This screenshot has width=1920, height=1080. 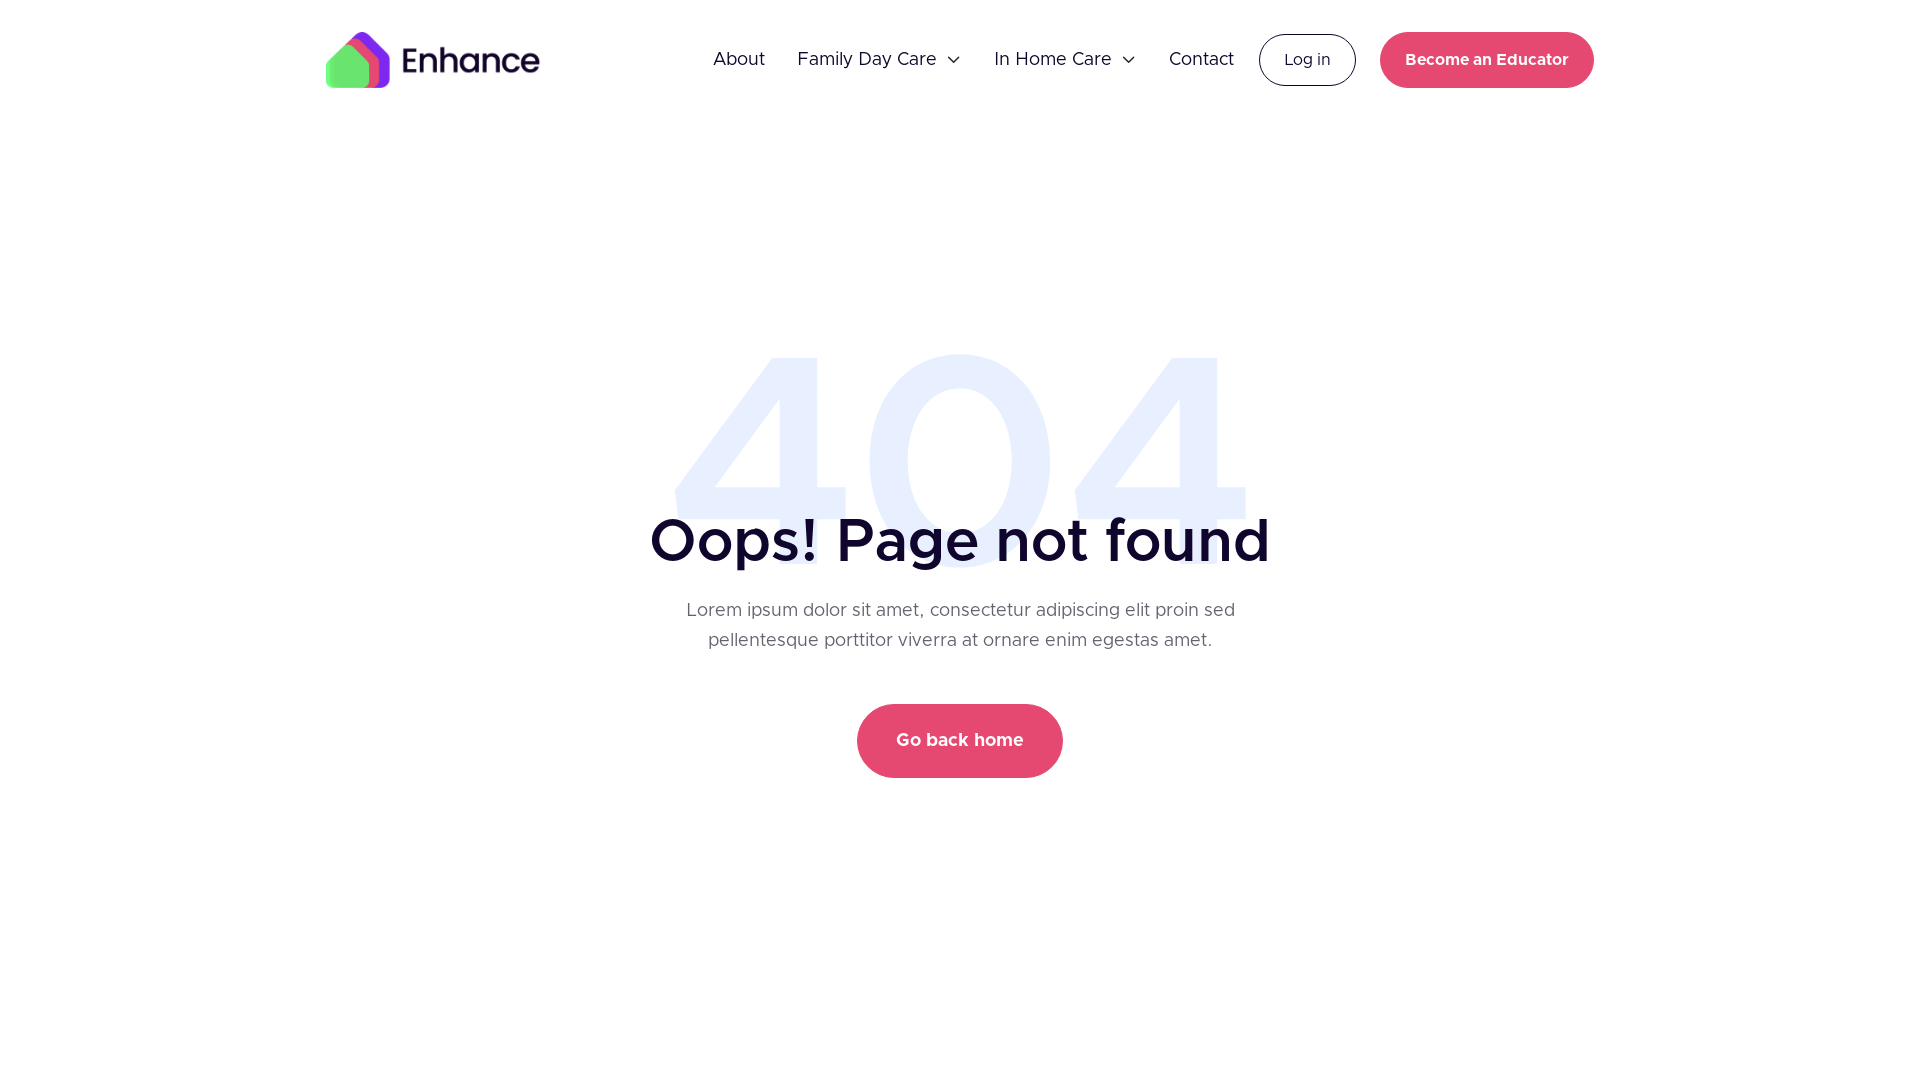 What do you see at coordinates (1487, 59) in the screenshot?
I see `'Become an Educator'` at bounding box center [1487, 59].